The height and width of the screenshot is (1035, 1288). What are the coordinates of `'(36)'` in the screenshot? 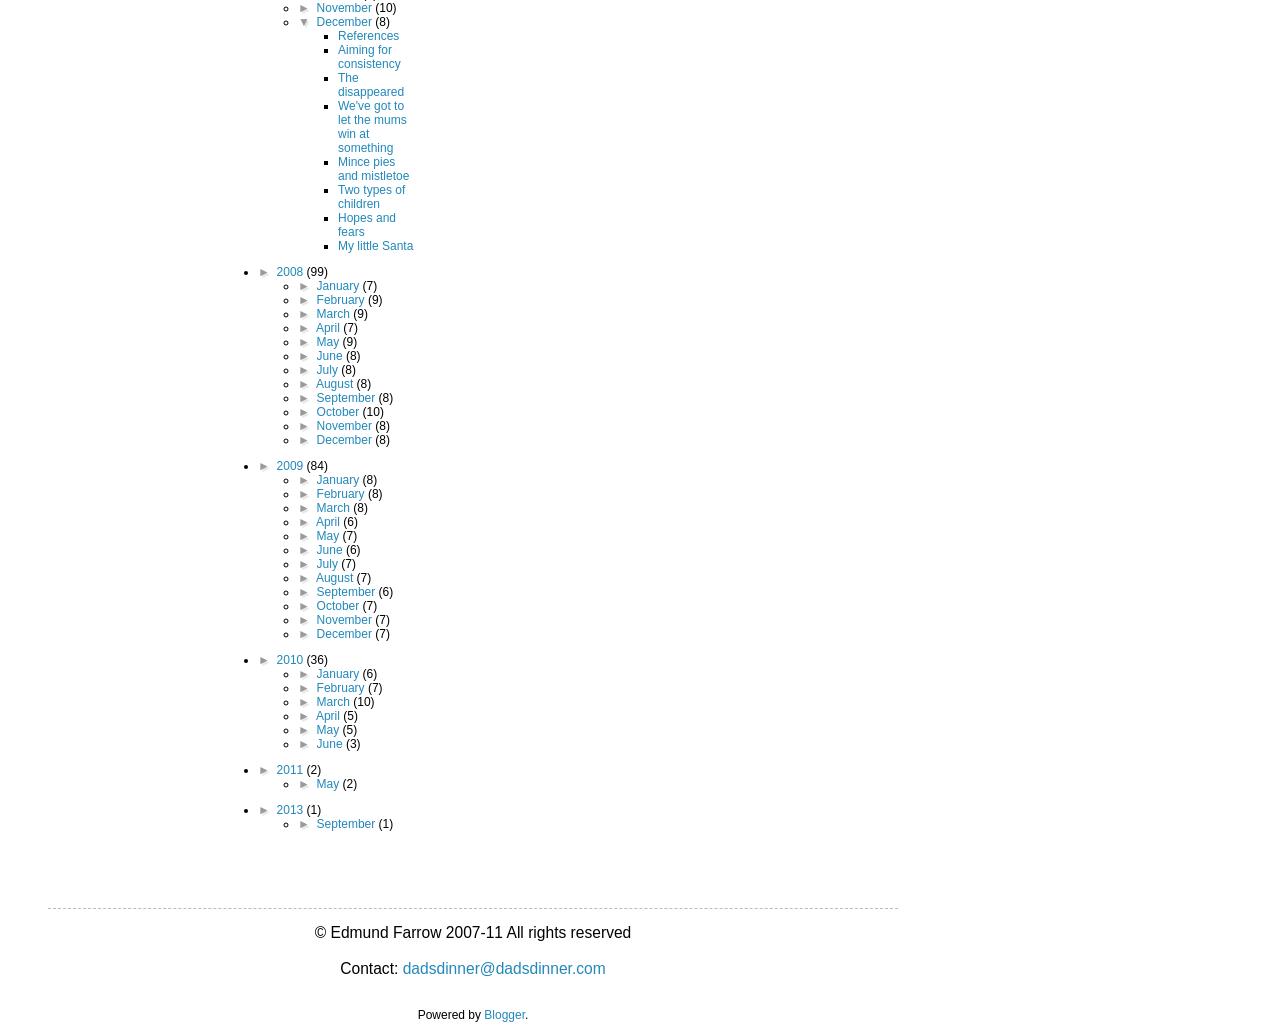 It's located at (306, 657).